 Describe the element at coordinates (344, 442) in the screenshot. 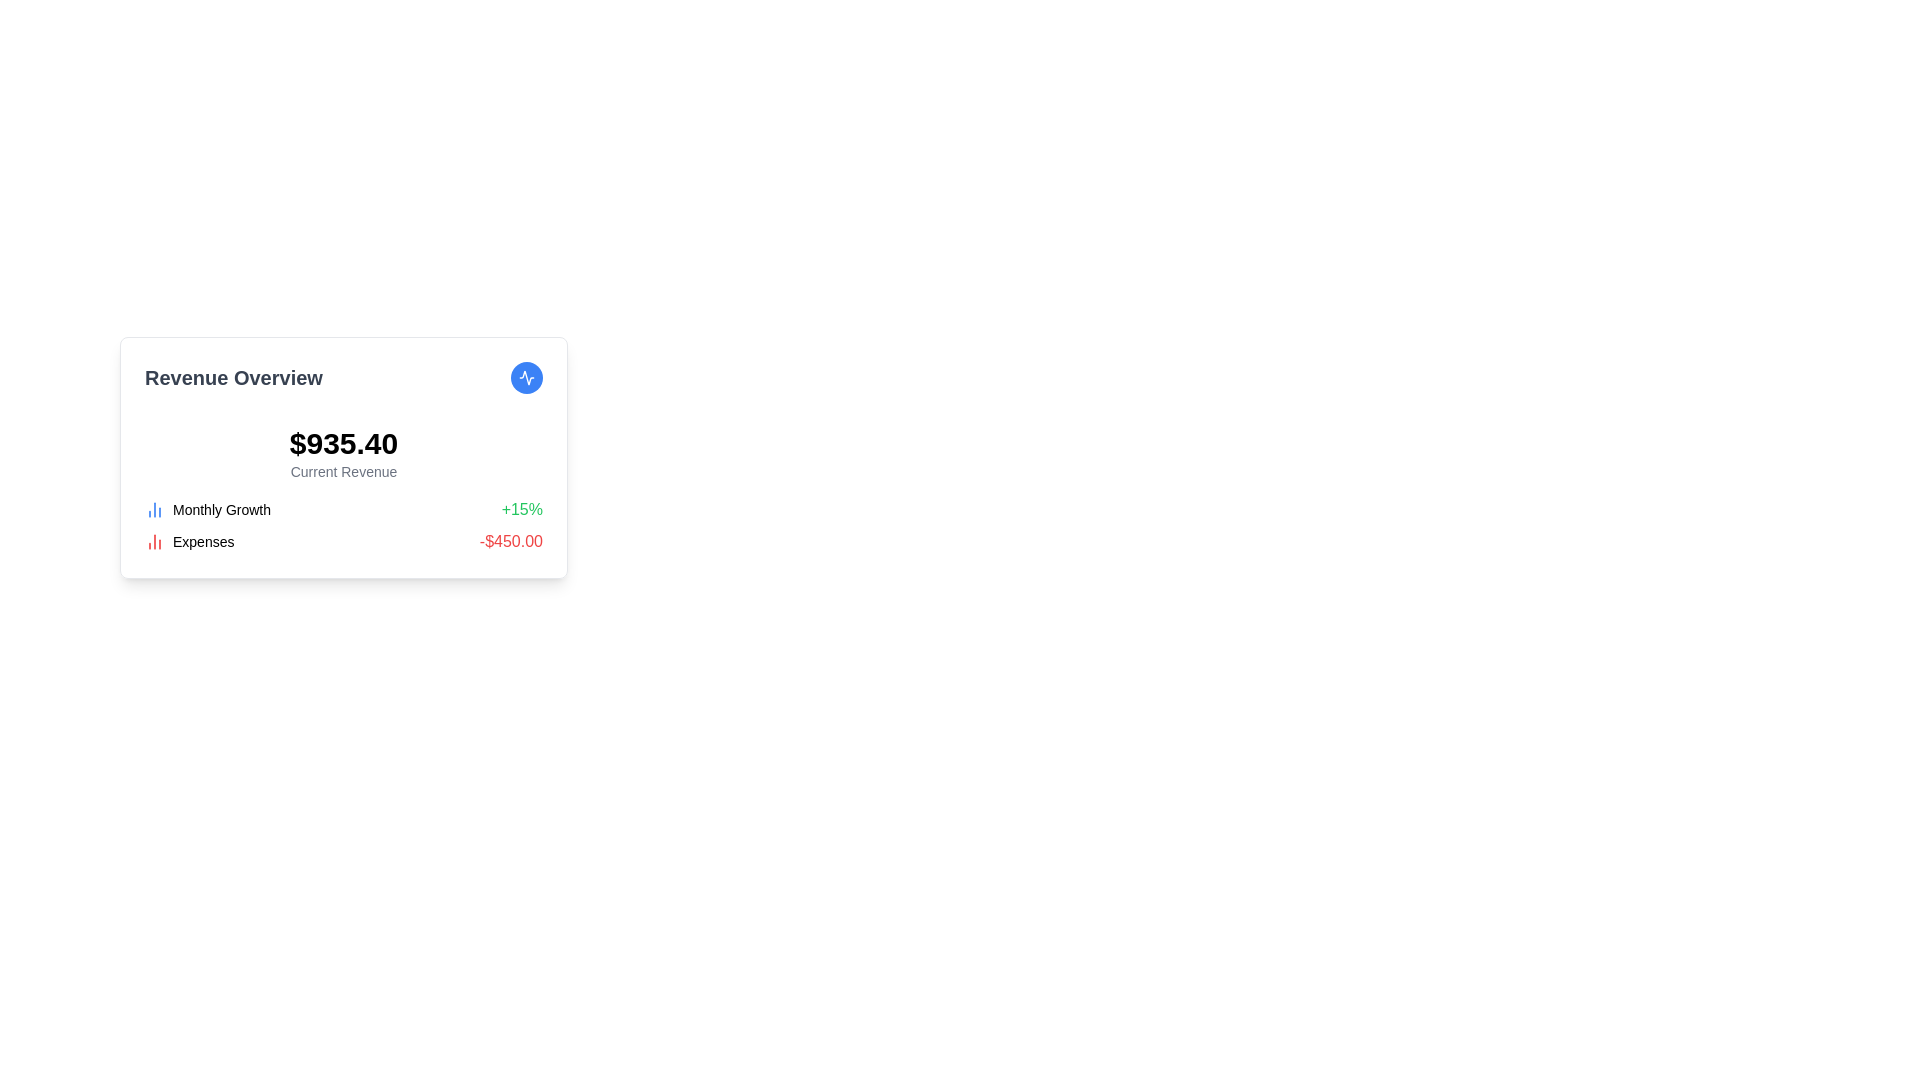

I see `displayed monetary value '$935.40' from the prominent Text element in the 'Revenue Overview' section, which is visually aligned centrally above the label 'Current Revenue'` at that location.